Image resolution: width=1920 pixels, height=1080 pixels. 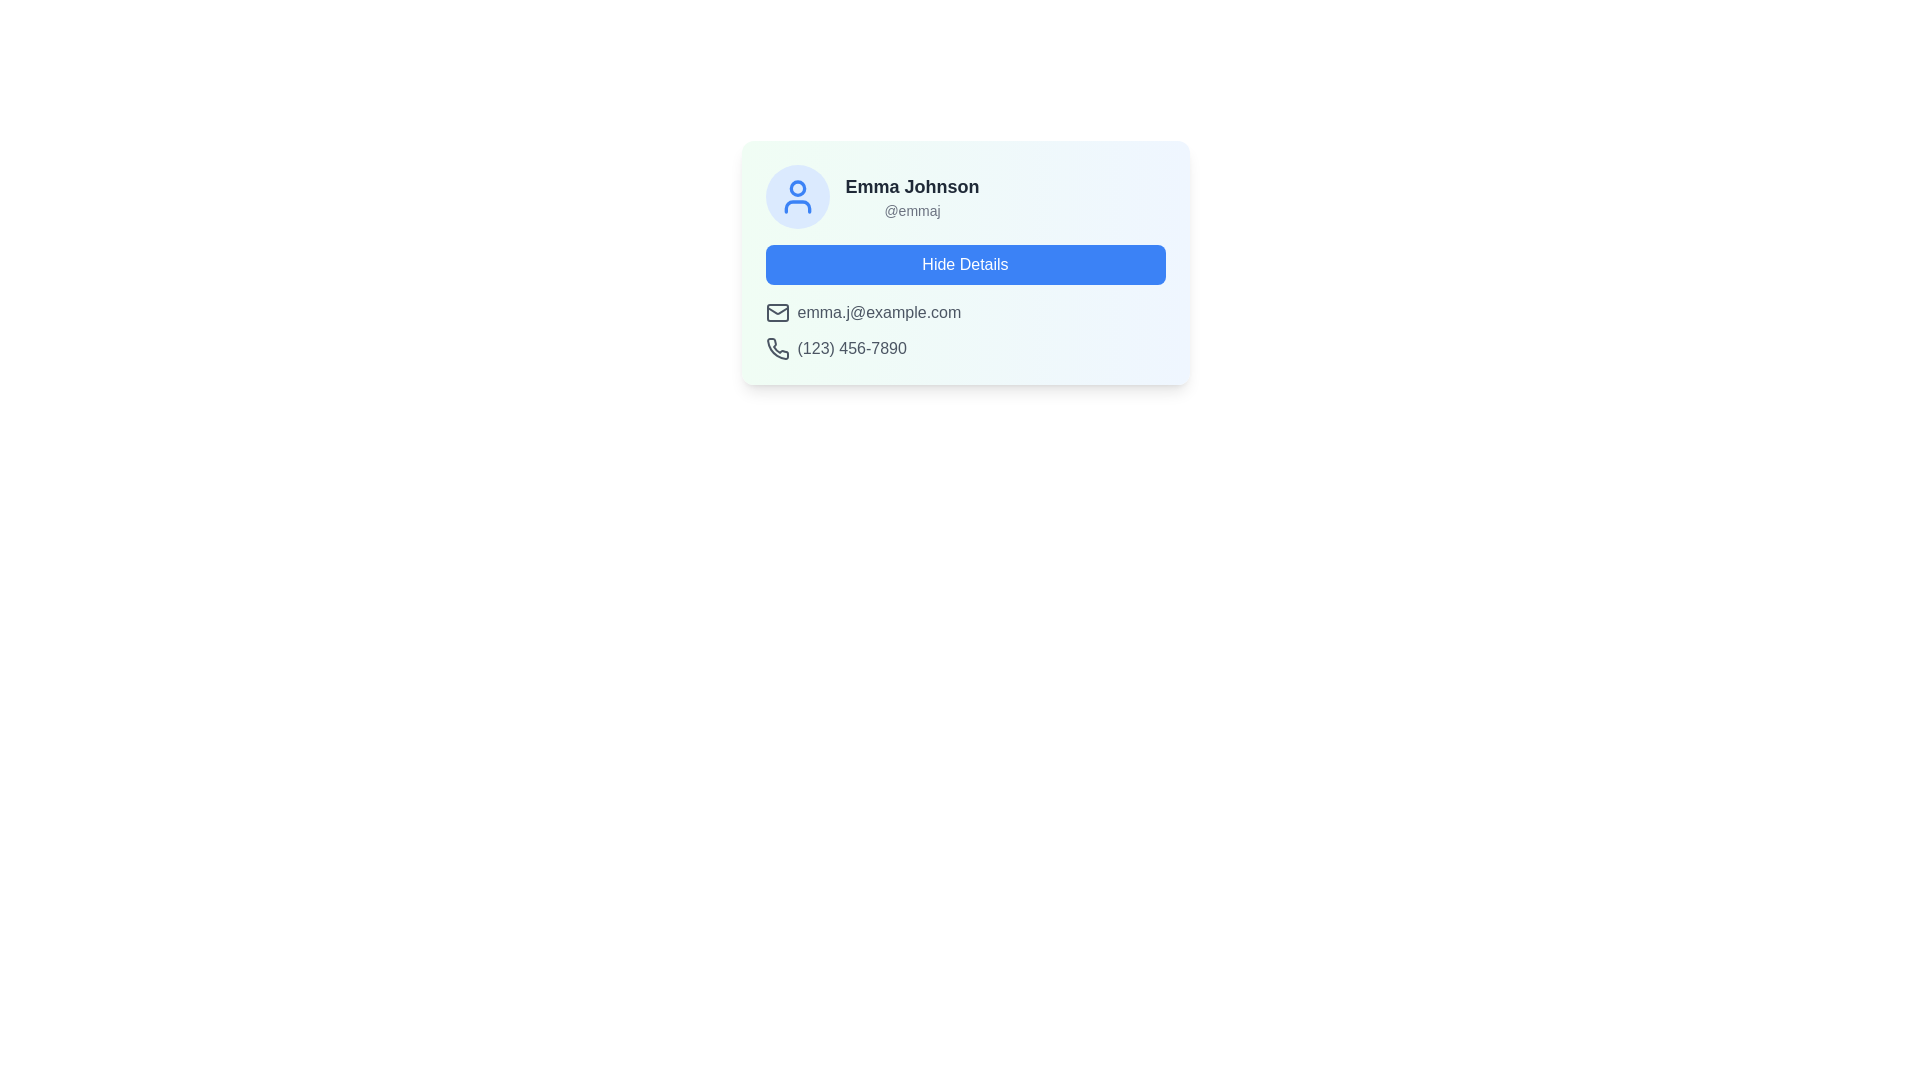 What do you see at coordinates (796, 196) in the screenshot?
I see `the circular blue icon representing the user profile of 'Emma Johnson', located to the left of the name and username '@emmaj'` at bounding box center [796, 196].